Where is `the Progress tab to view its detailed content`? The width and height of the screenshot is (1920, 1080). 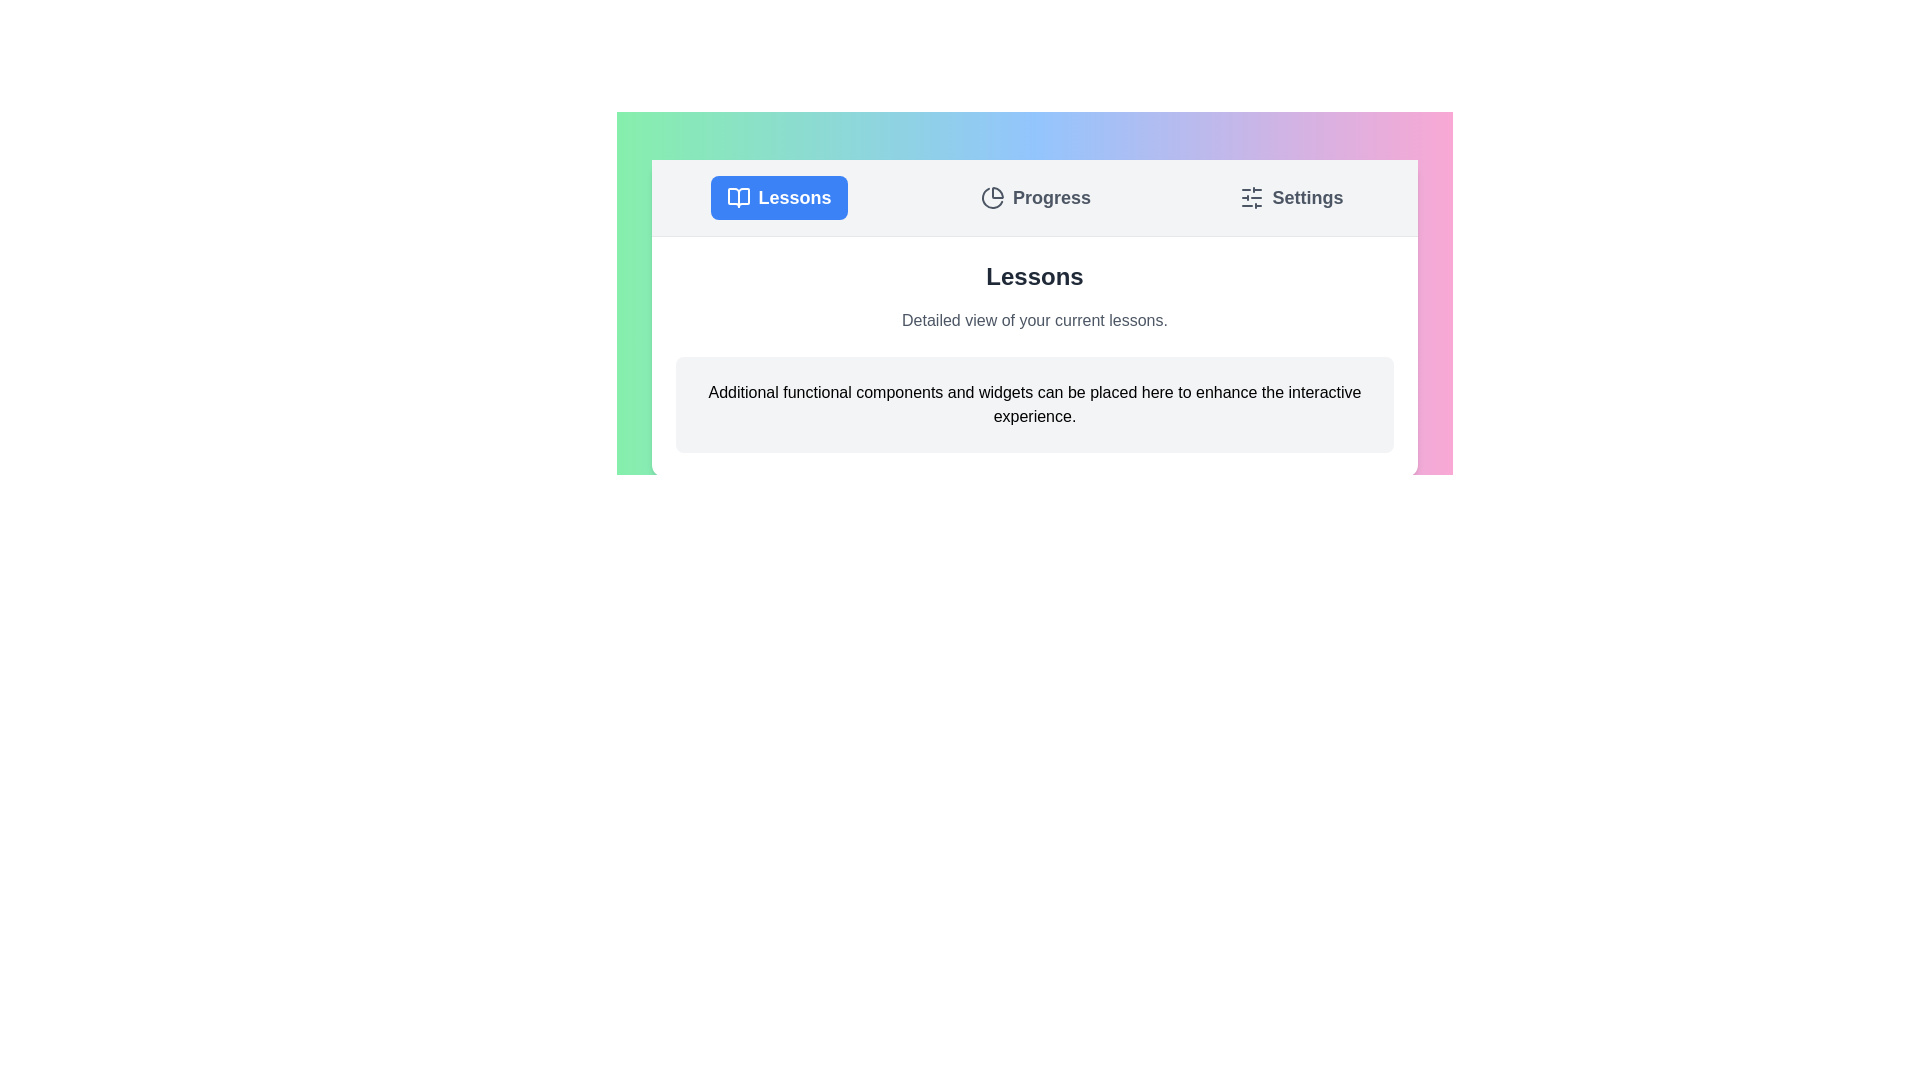
the Progress tab to view its detailed content is located at coordinates (1035, 197).